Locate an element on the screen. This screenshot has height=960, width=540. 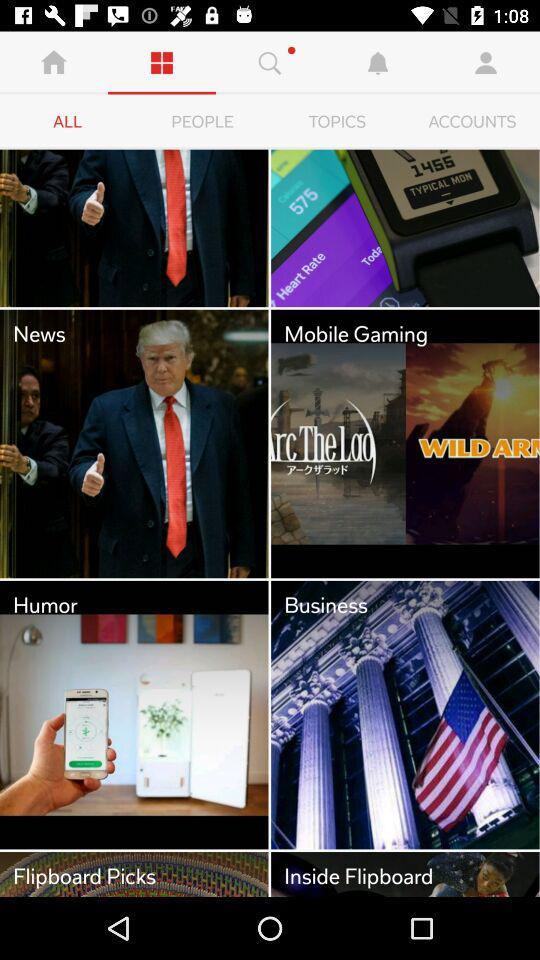
button which is above accounts is located at coordinates (485, 63).